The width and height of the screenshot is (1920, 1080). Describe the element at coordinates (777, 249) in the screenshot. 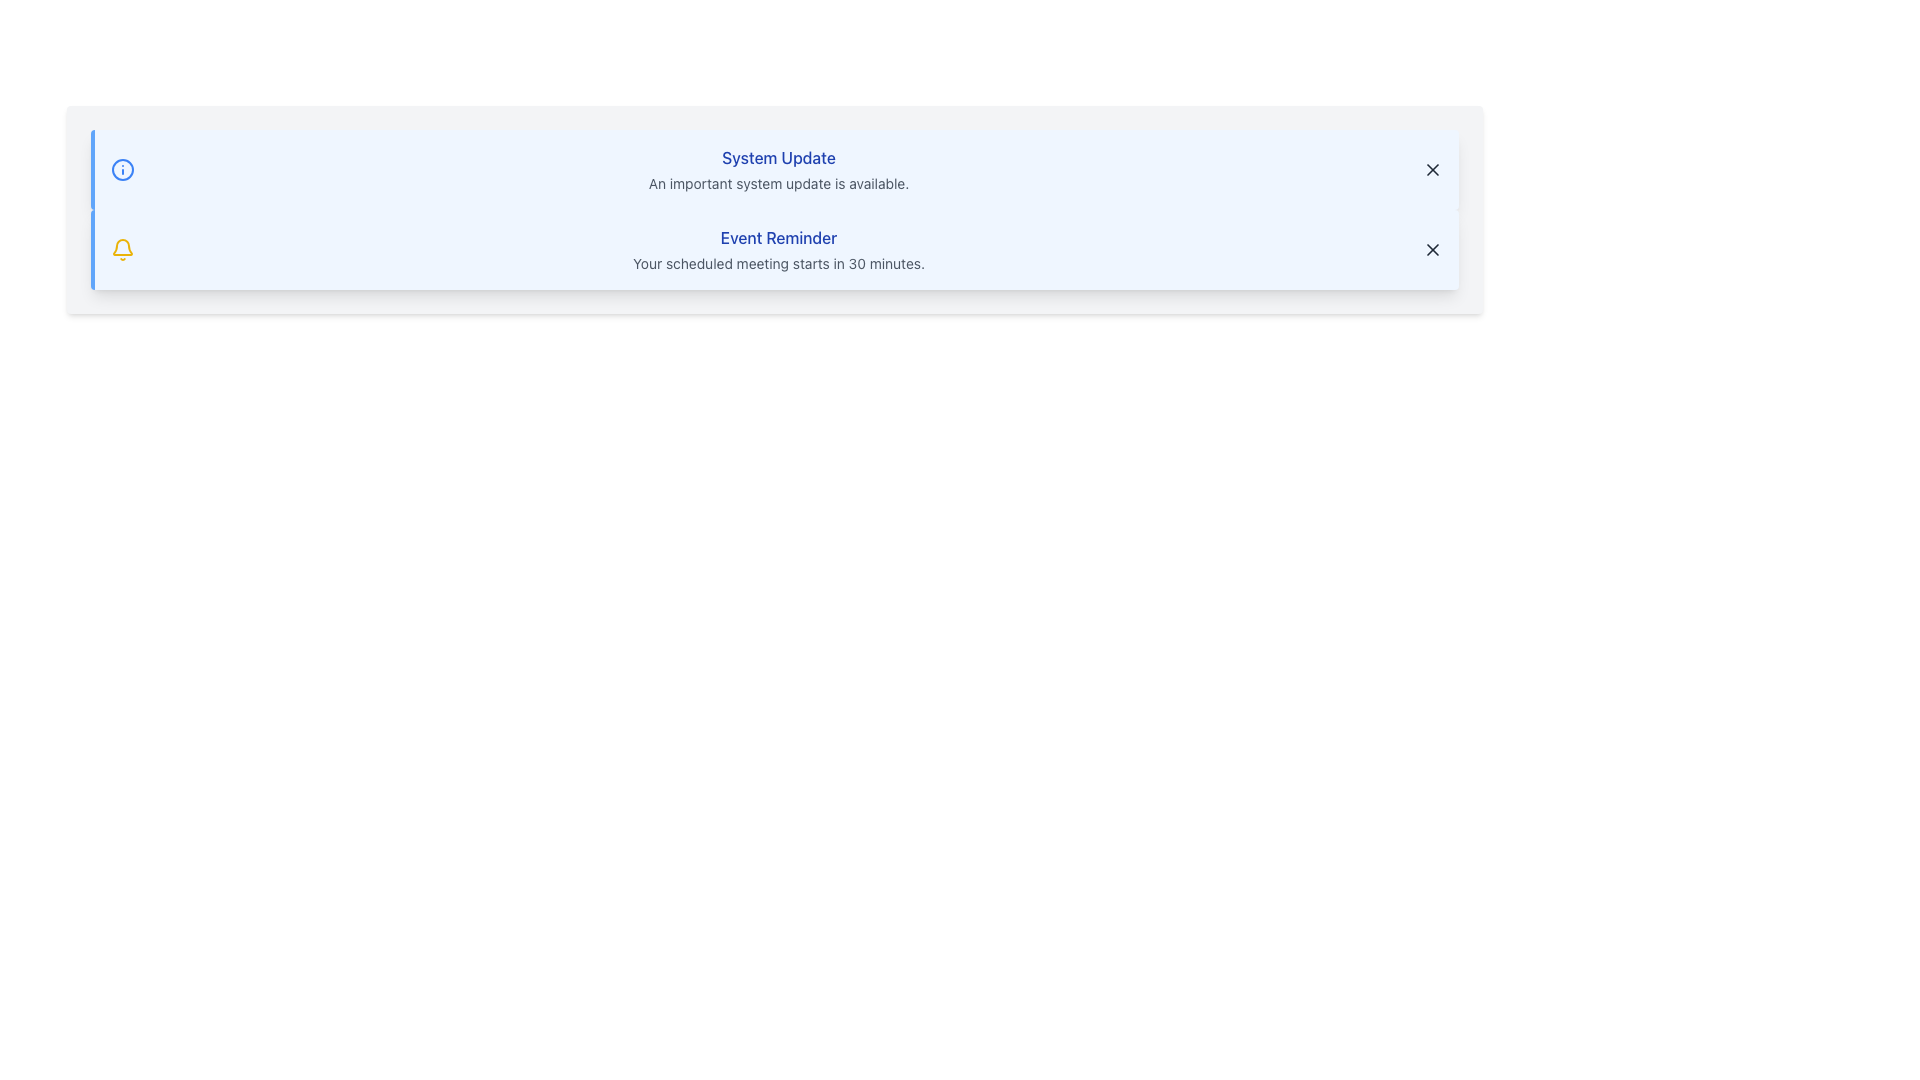

I see `the second text display element that serves as a reminder for an upcoming scheduled meeting, located below the system update notification` at that location.